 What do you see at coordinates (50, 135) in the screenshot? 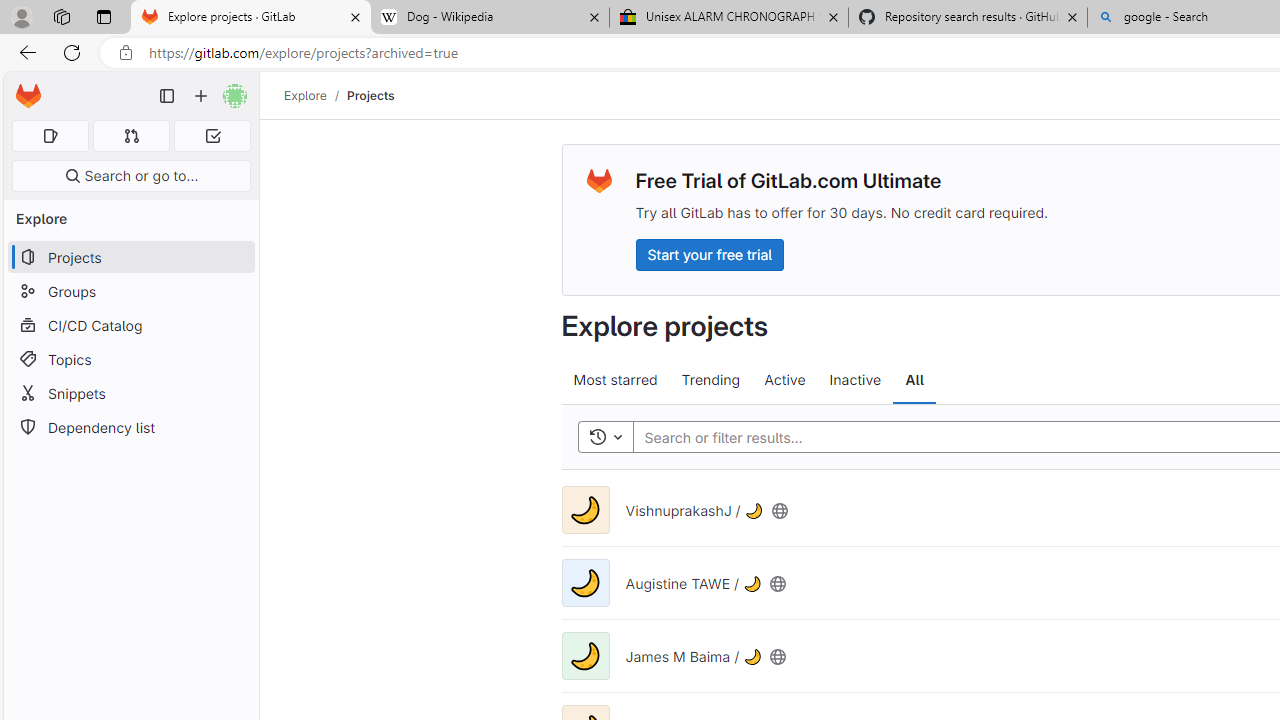
I see `'Assigned issues 0'` at bounding box center [50, 135].